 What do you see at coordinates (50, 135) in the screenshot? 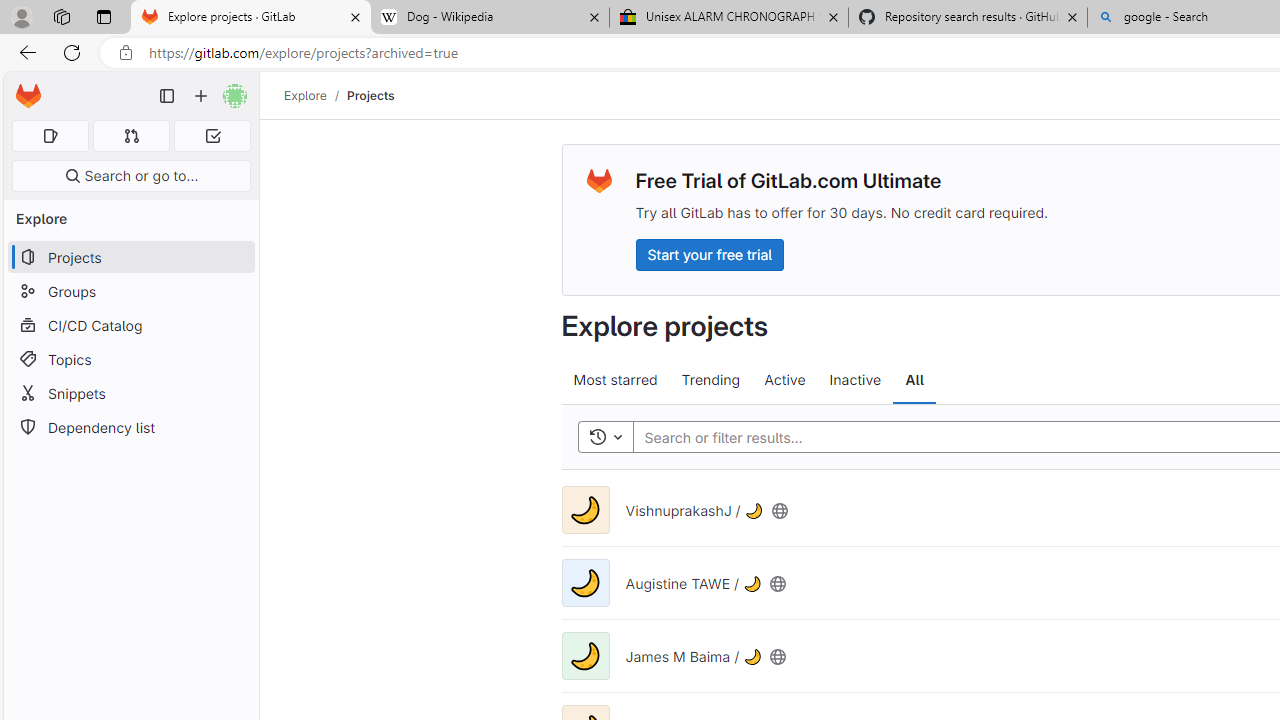
I see `'Assigned issues 0'` at bounding box center [50, 135].